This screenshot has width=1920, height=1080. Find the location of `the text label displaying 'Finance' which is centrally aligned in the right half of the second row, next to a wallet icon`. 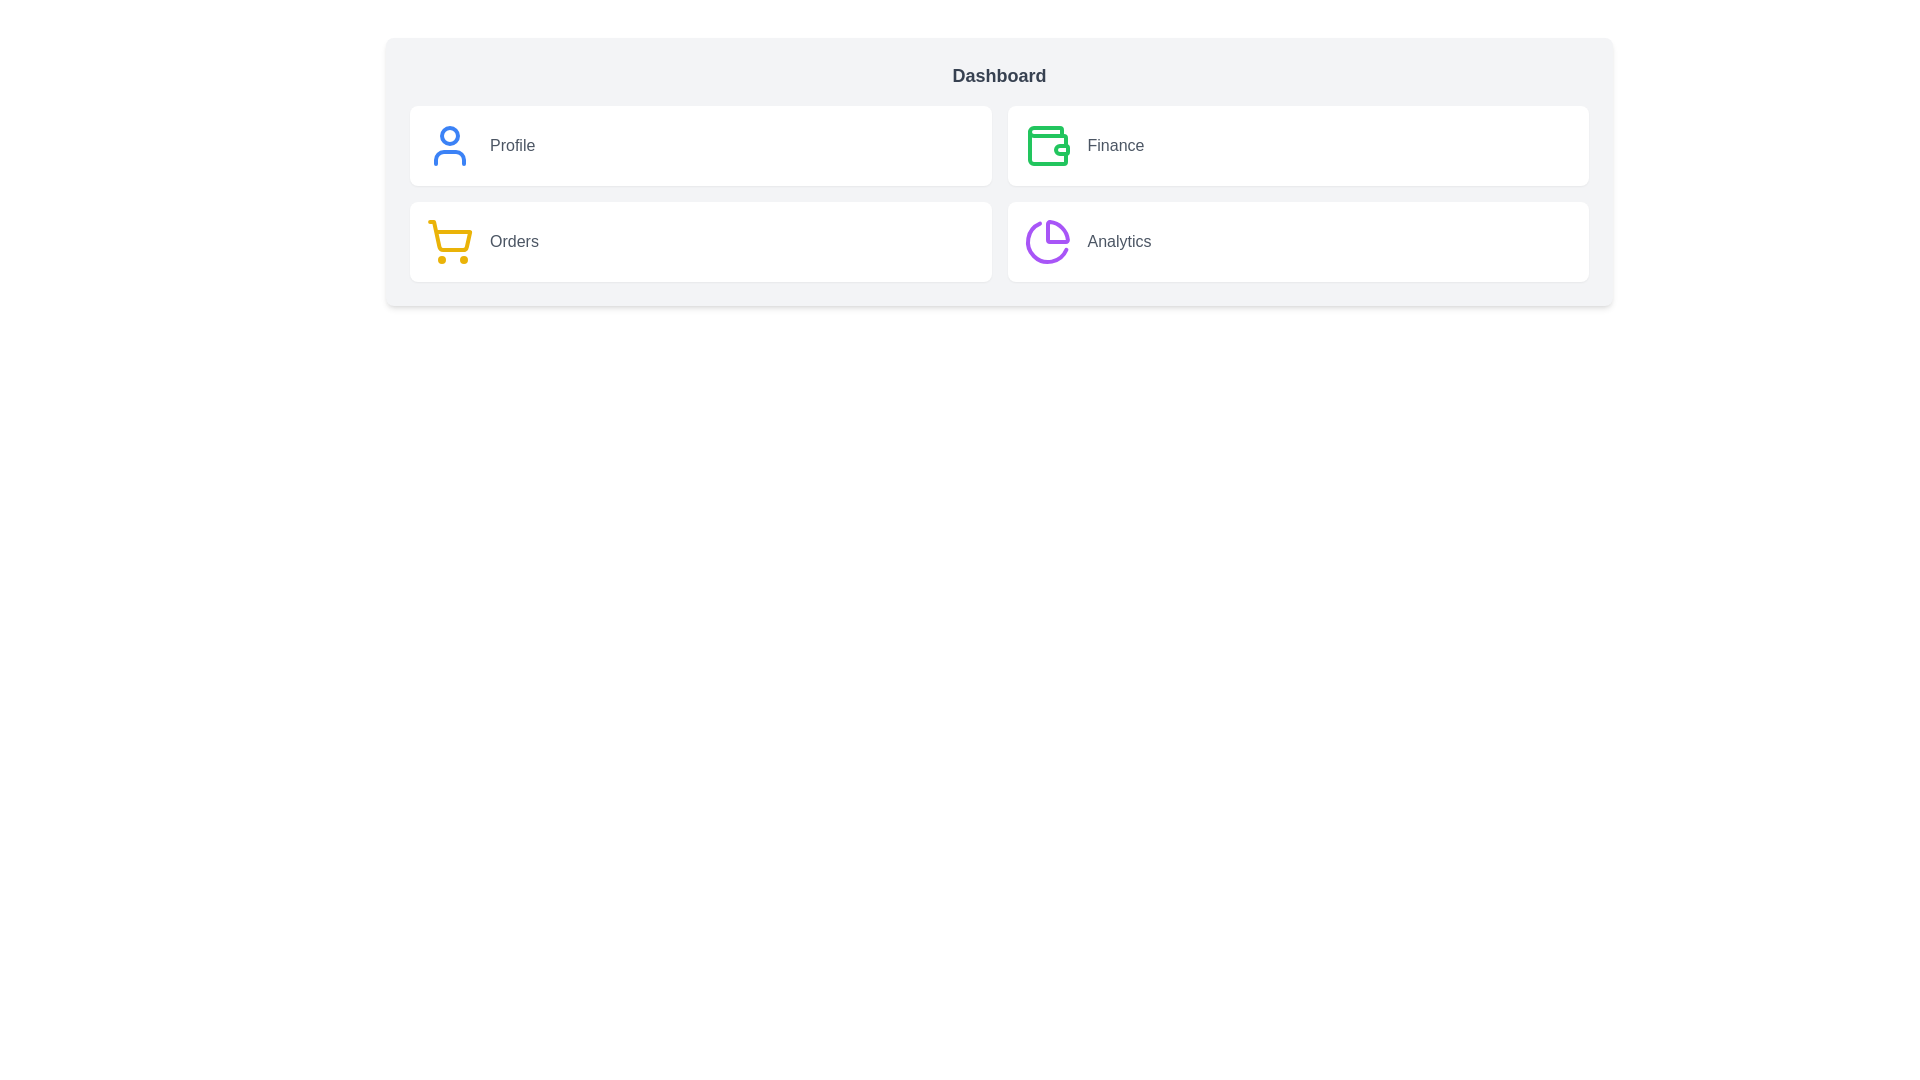

the text label displaying 'Finance' which is centrally aligned in the right half of the second row, next to a wallet icon is located at coordinates (1114, 145).